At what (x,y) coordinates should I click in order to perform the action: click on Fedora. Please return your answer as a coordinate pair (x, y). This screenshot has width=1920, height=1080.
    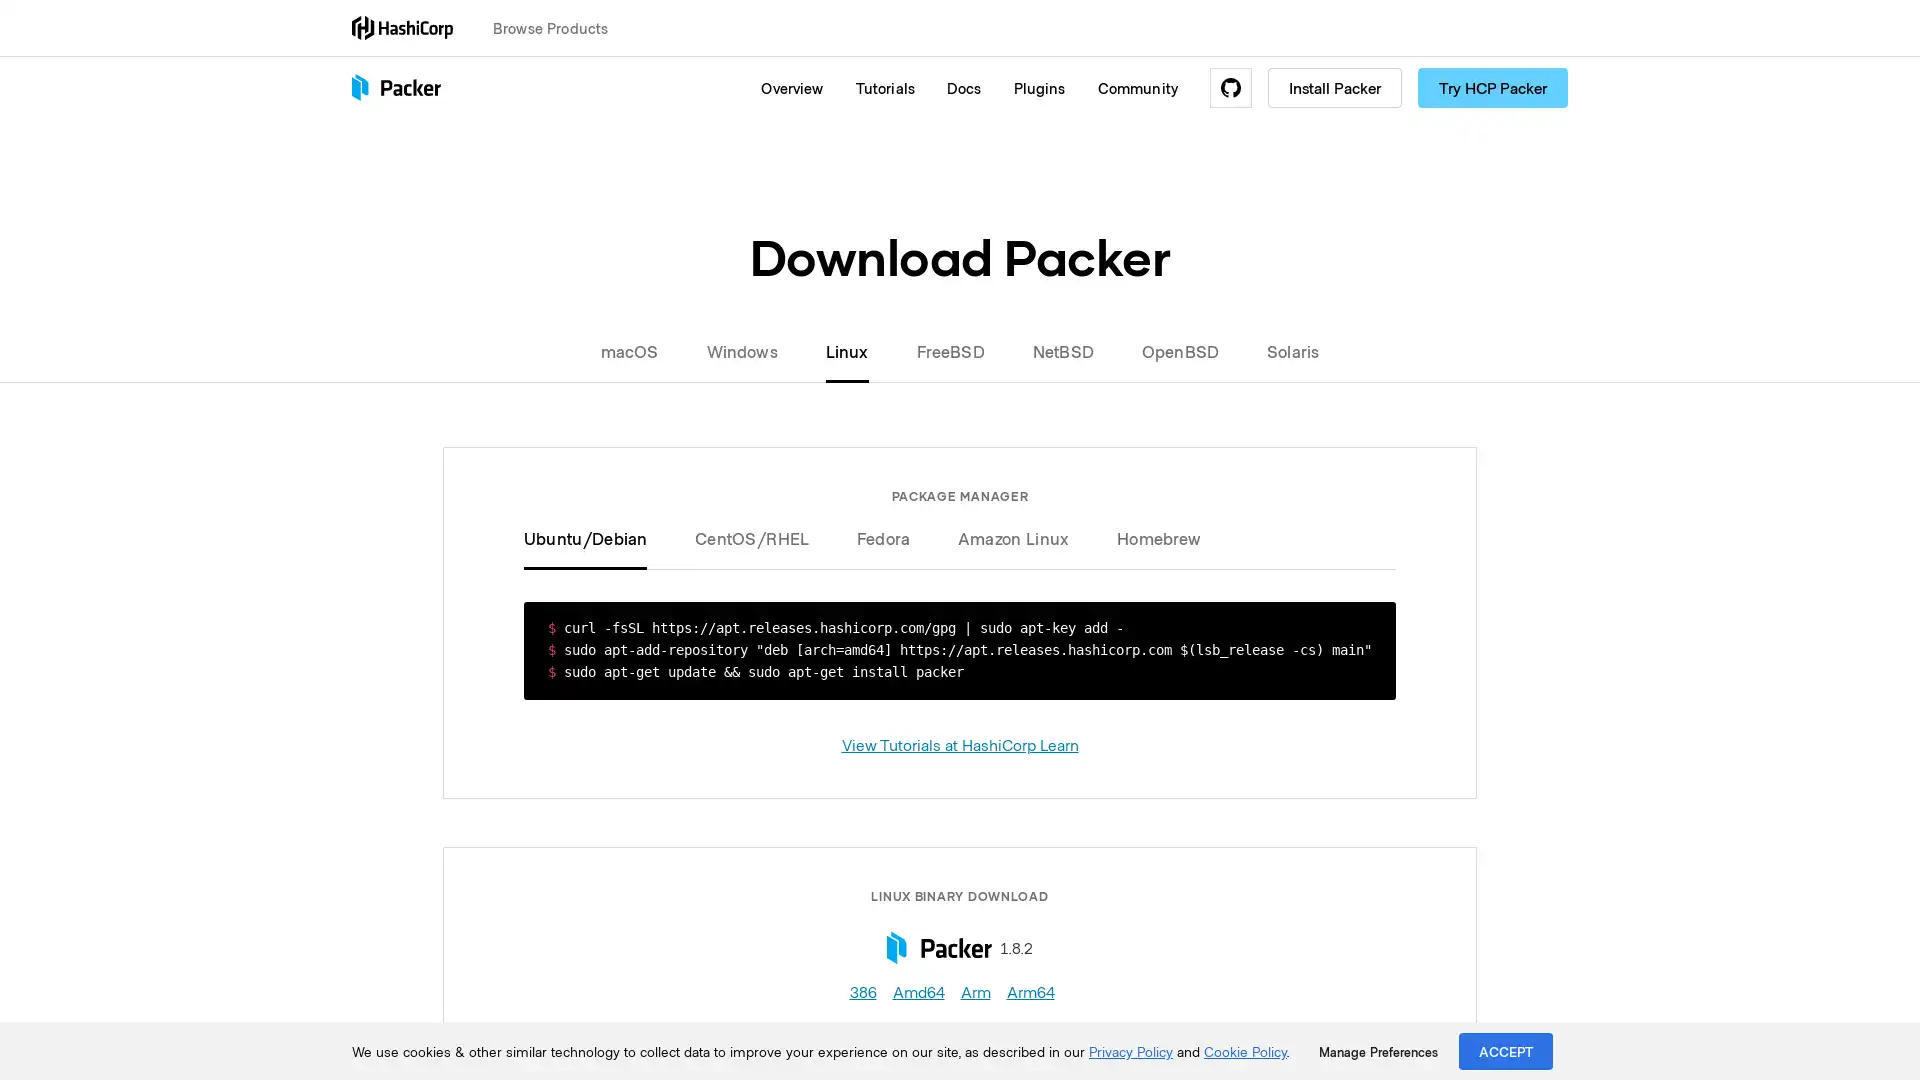
    Looking at the image, I should click on (882, 536).